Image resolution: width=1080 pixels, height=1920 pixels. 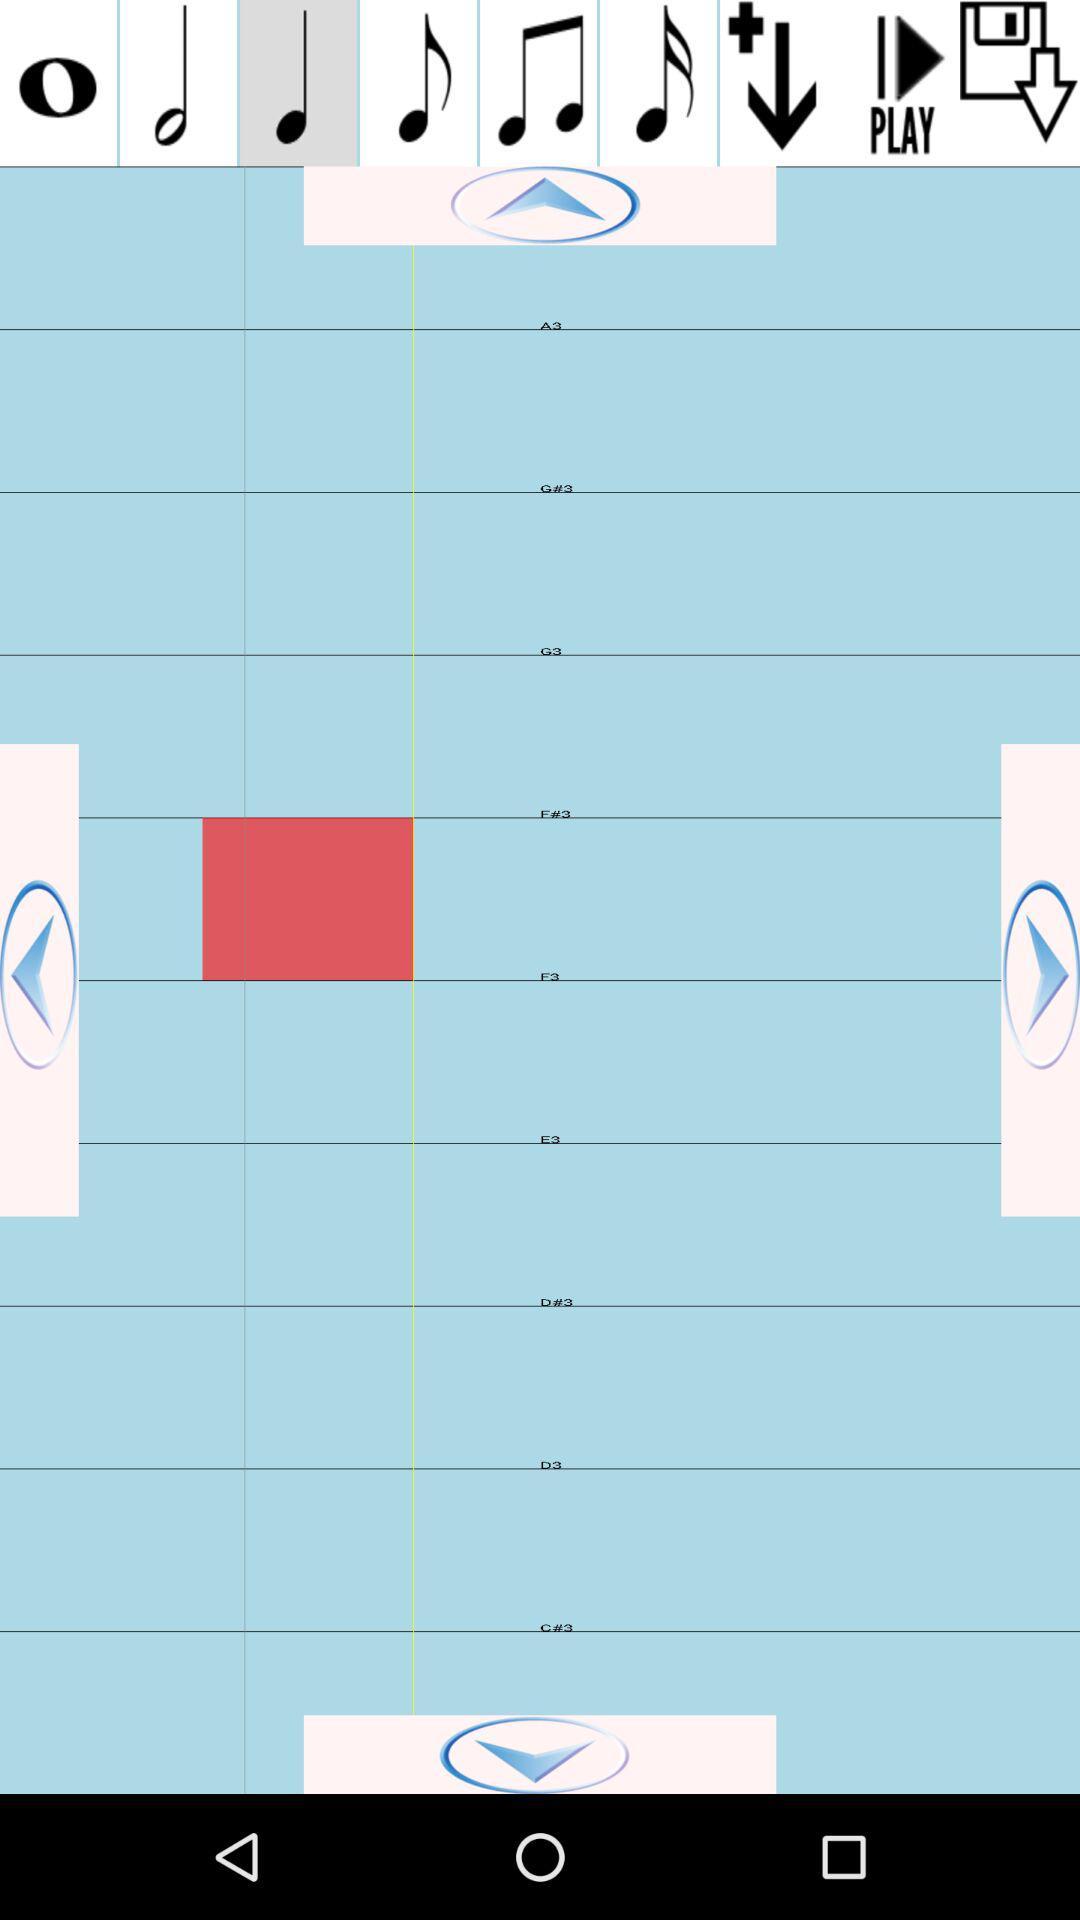 I want to click on music, so click(x=417, y=82).